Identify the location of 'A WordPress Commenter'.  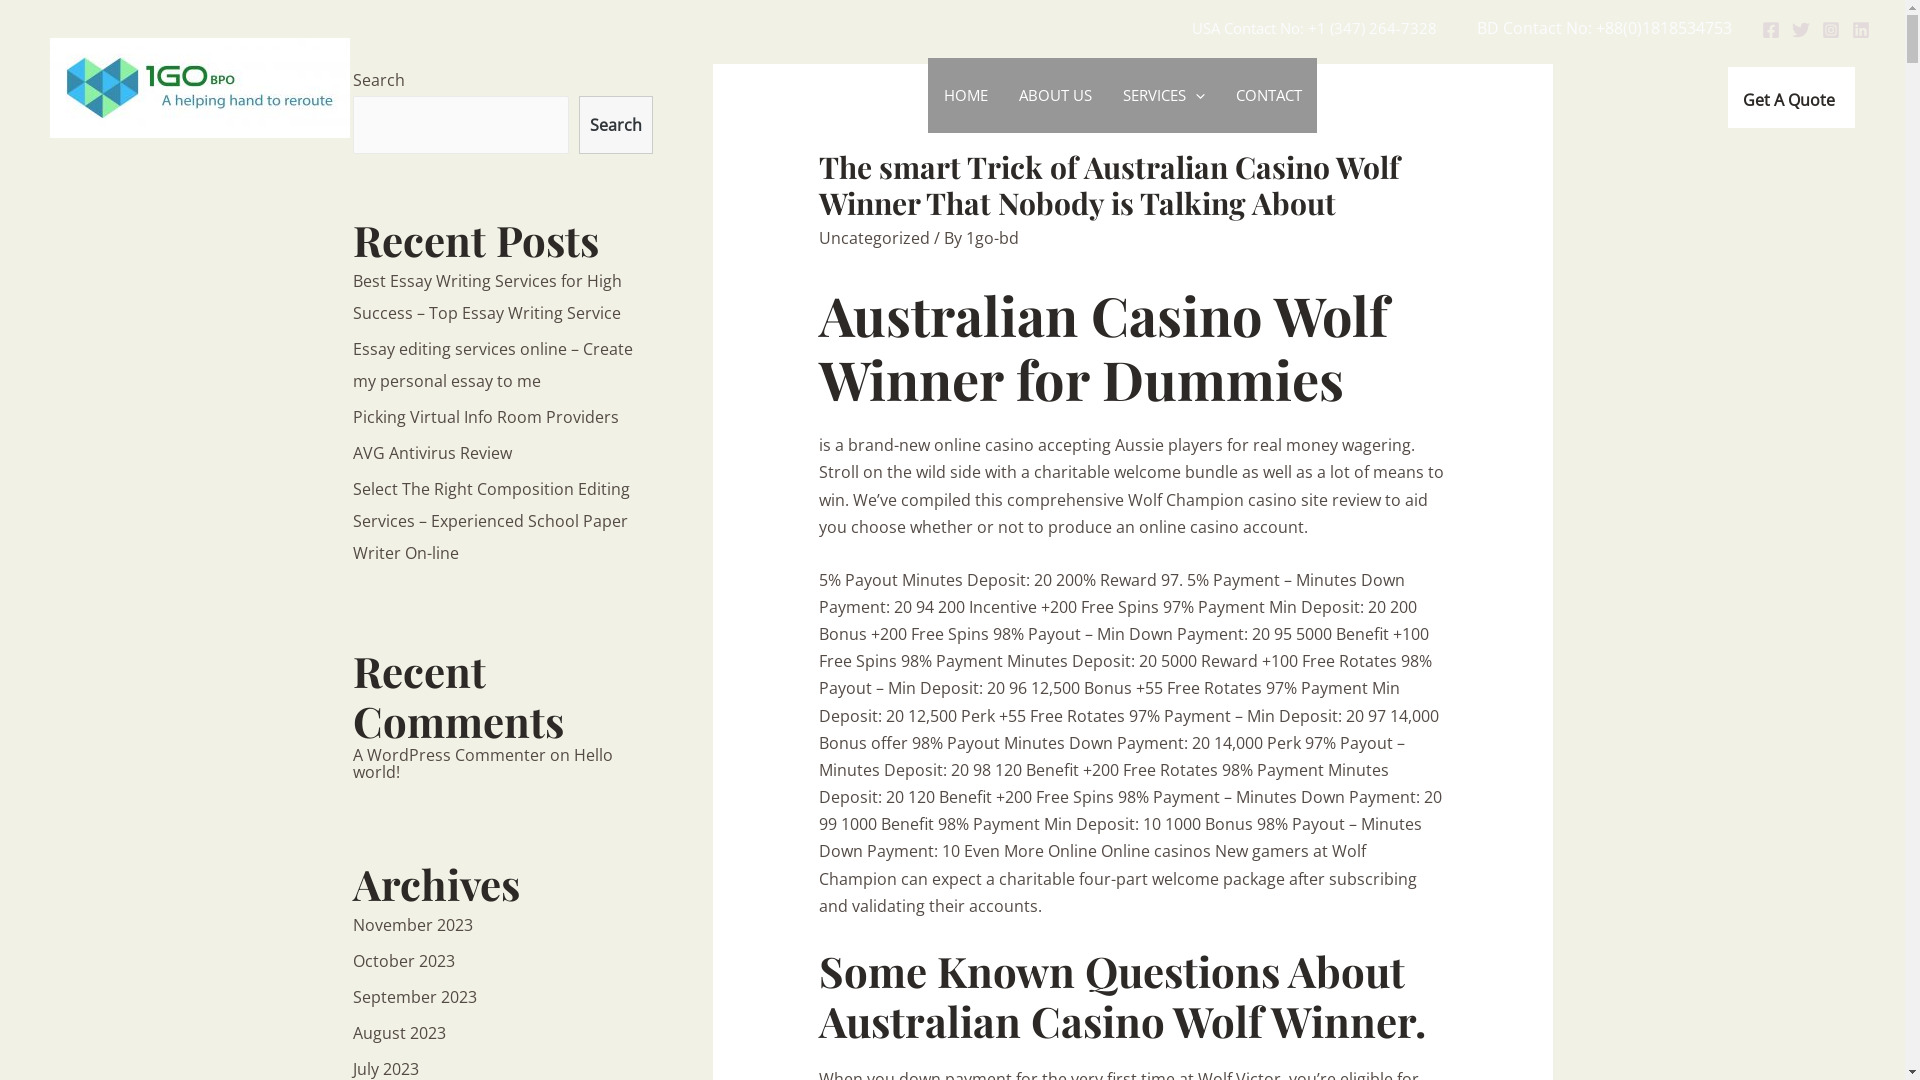
(447, 755).